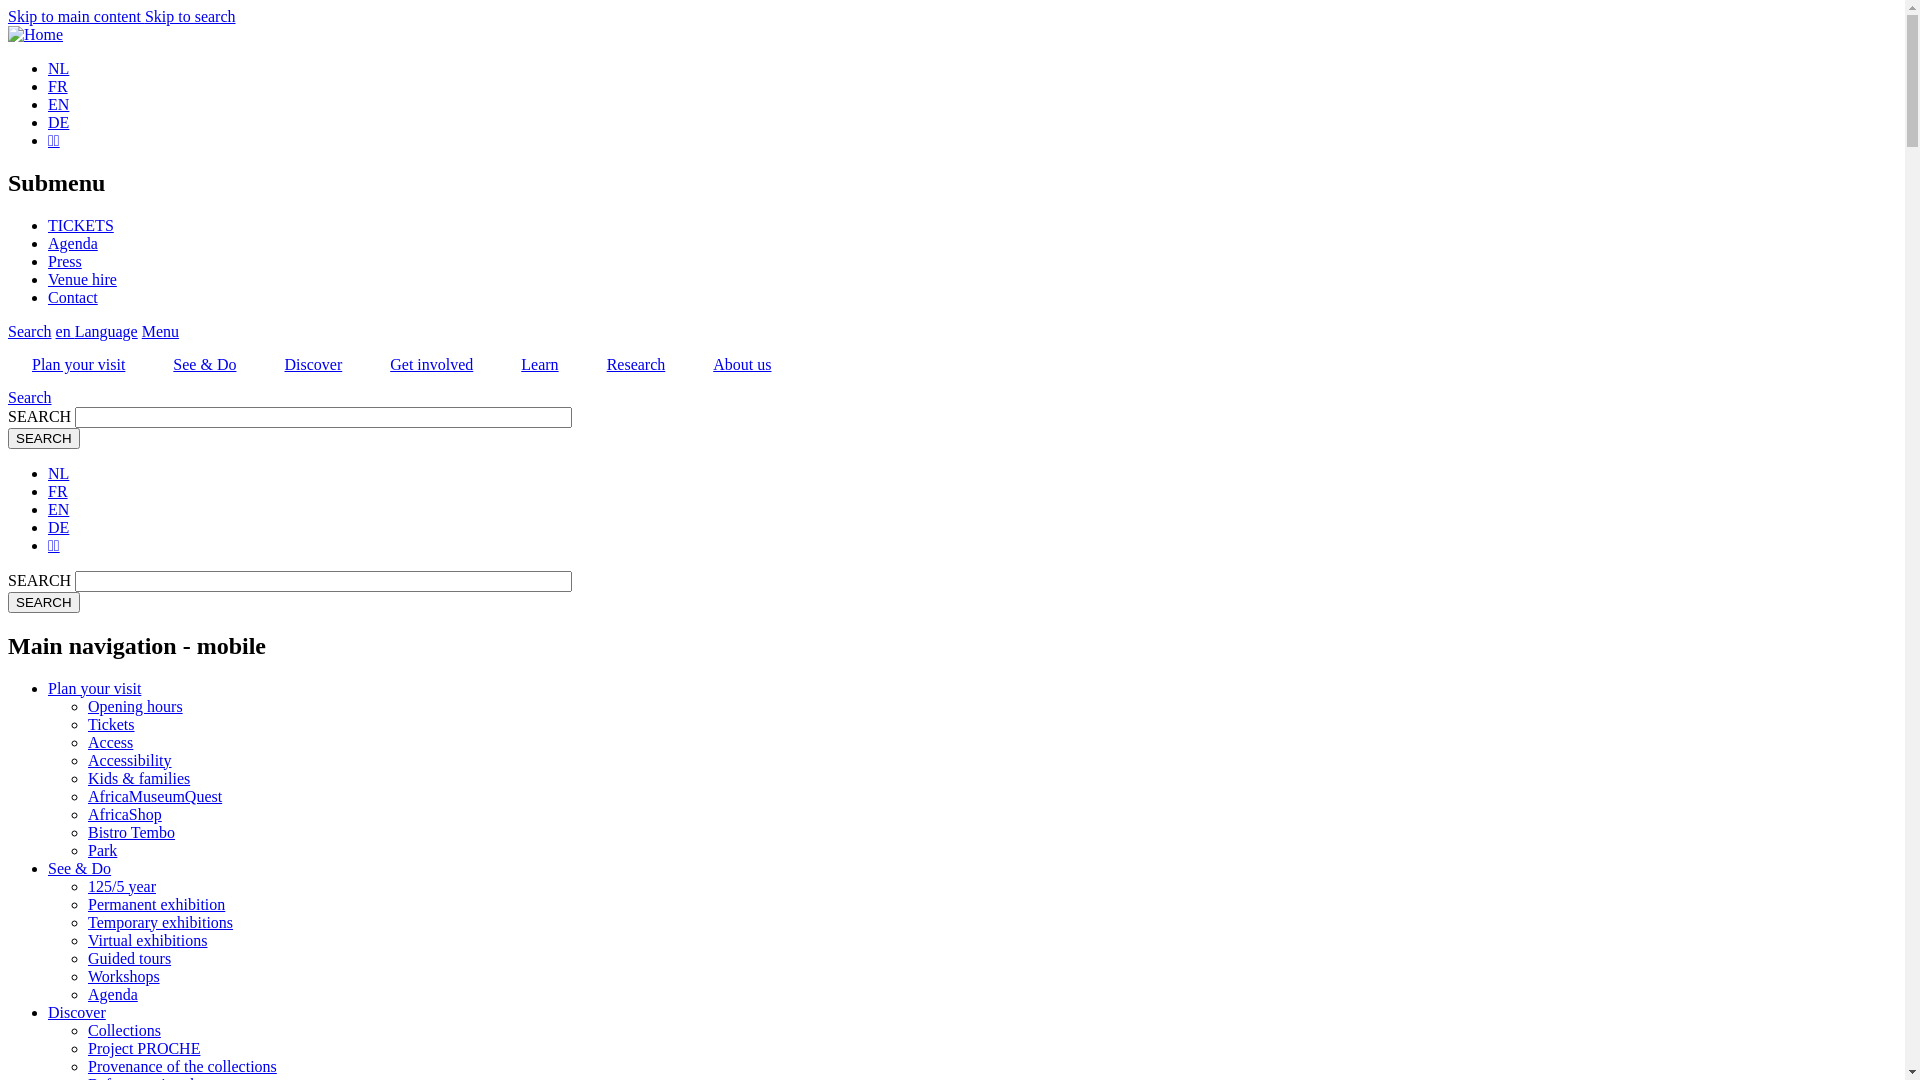 This screenshot has height=1080, width=1920. I want to click on 'AfricaMuseumQuest', so click(153, 795).